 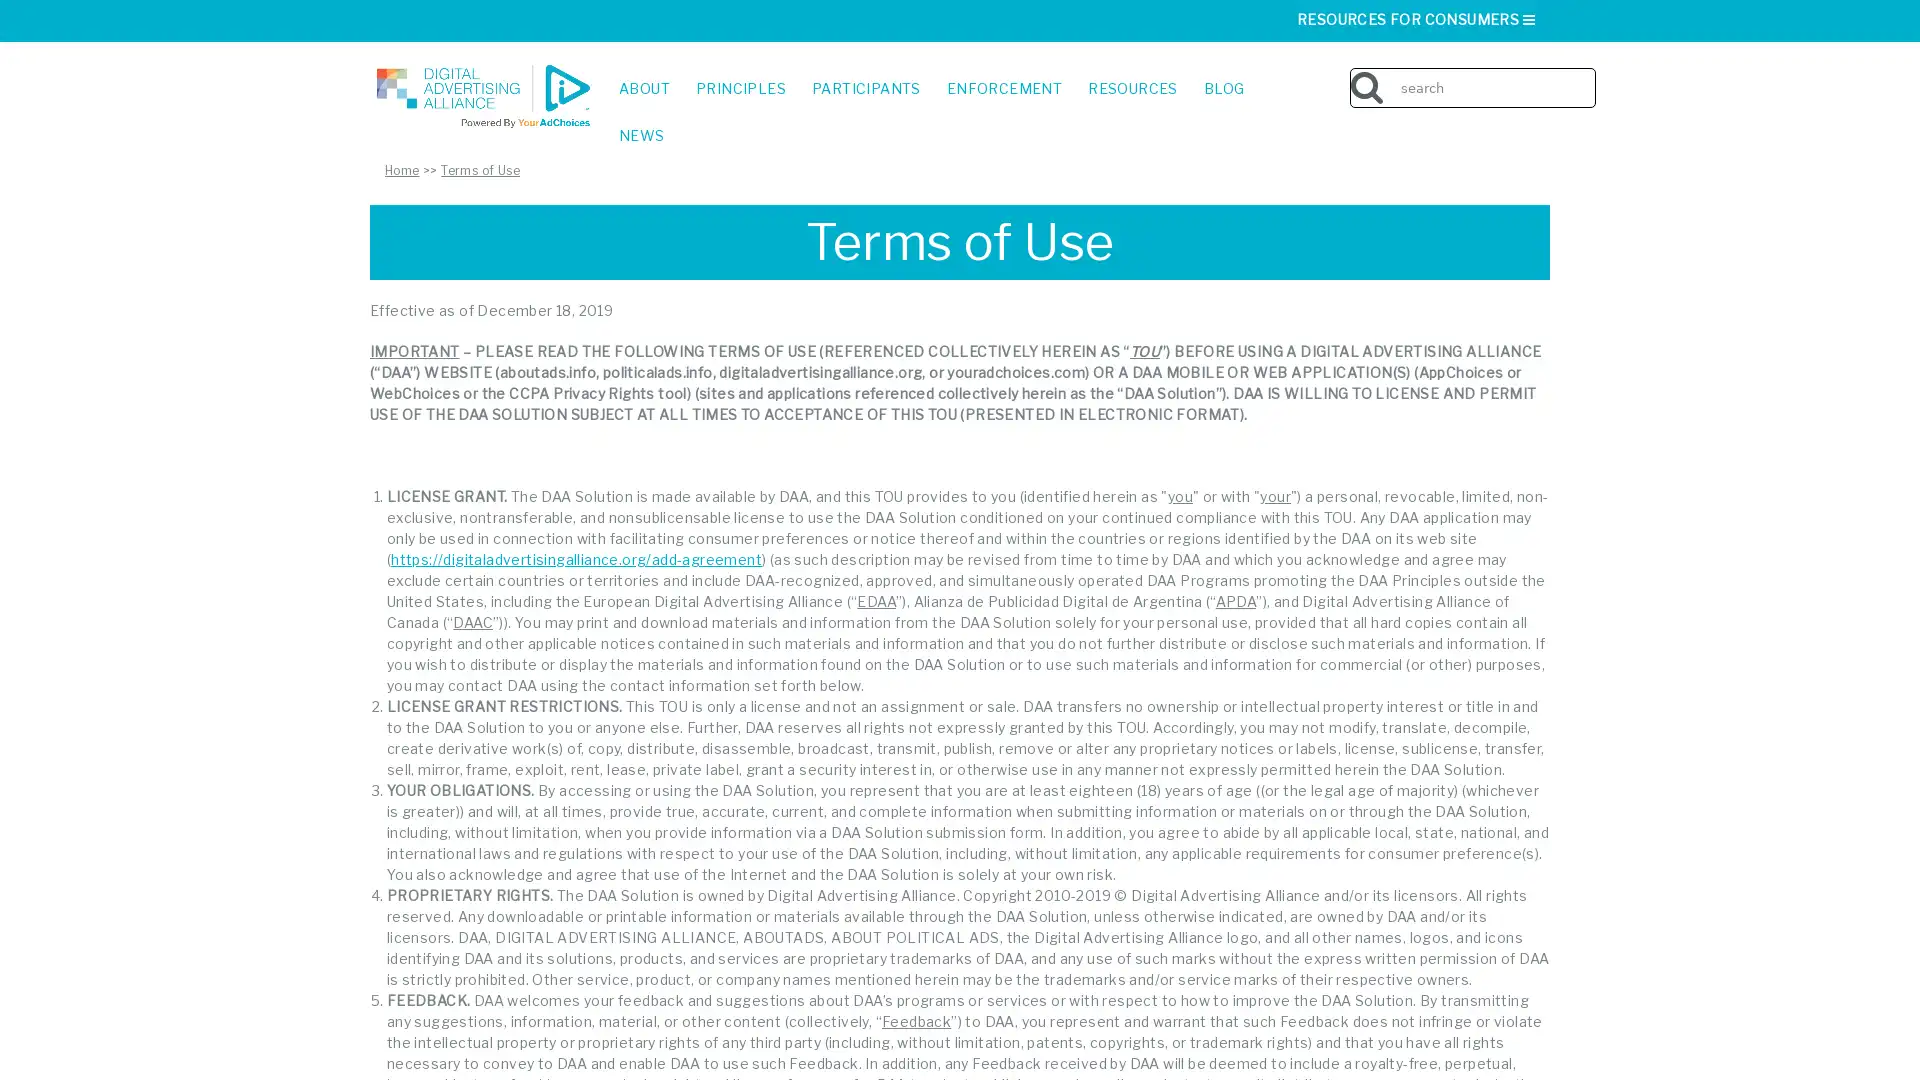 What do you see at coordinates (1588, 72) in the screenshot?
I see `Search` at bounding box center [1588, 72].